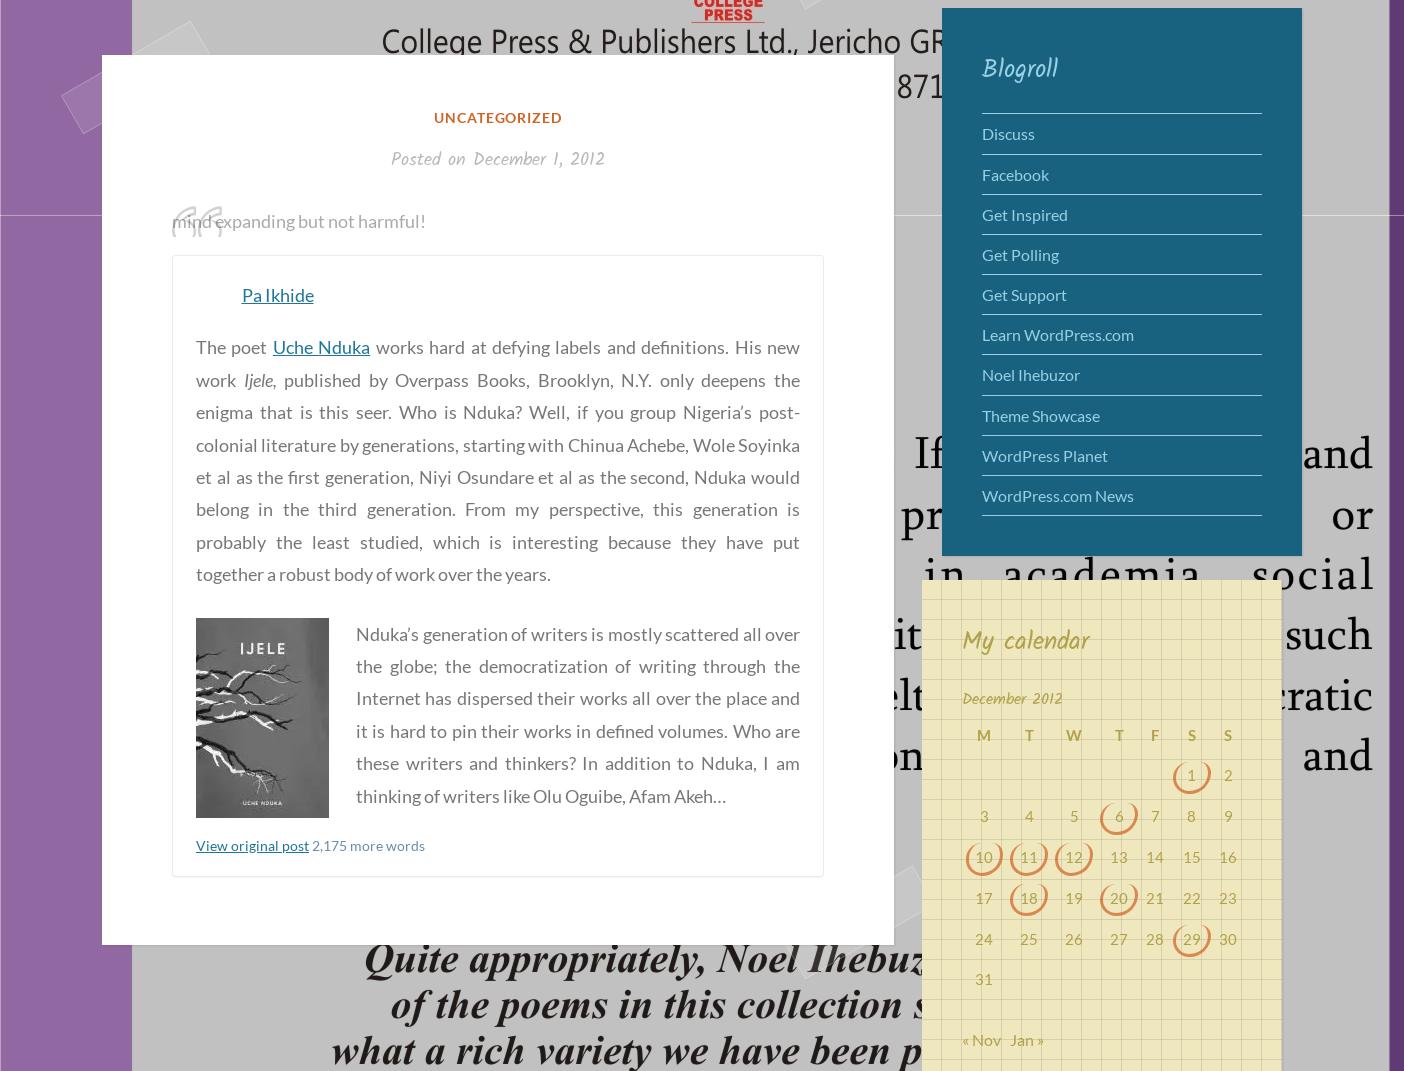  I want to click on 'Get Support', so click(1024, 294).